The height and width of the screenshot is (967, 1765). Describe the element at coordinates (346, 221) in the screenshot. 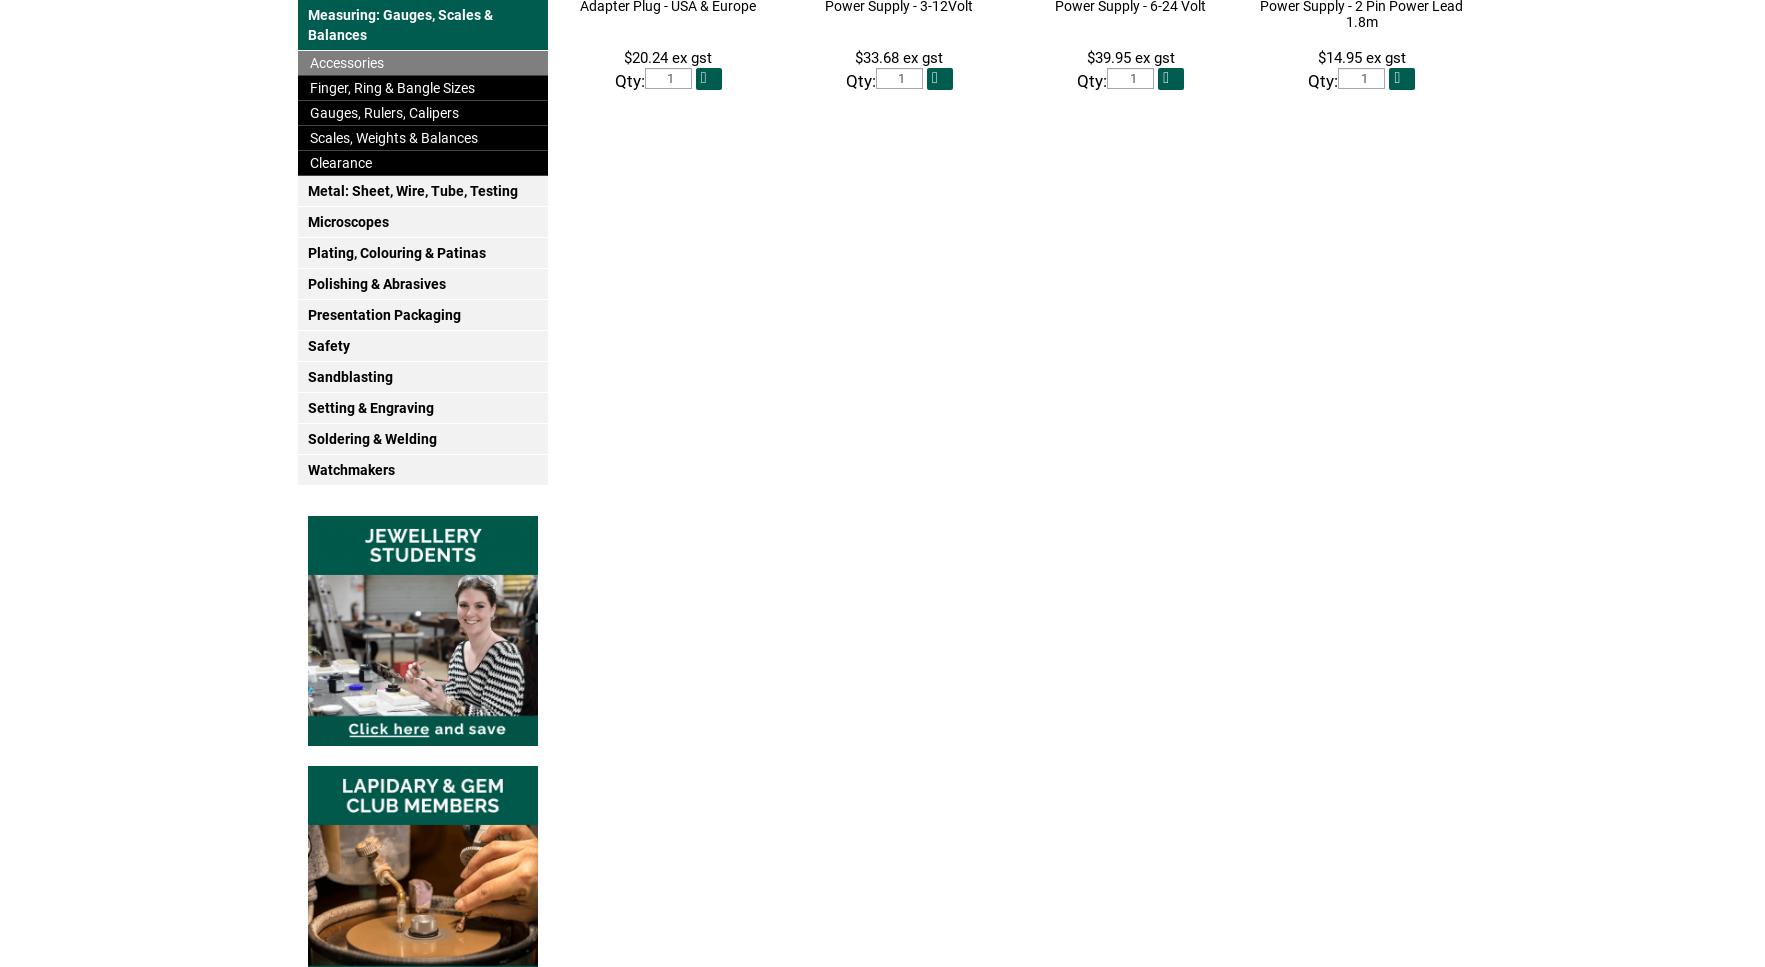

I see `'Microscopes'` at that location.